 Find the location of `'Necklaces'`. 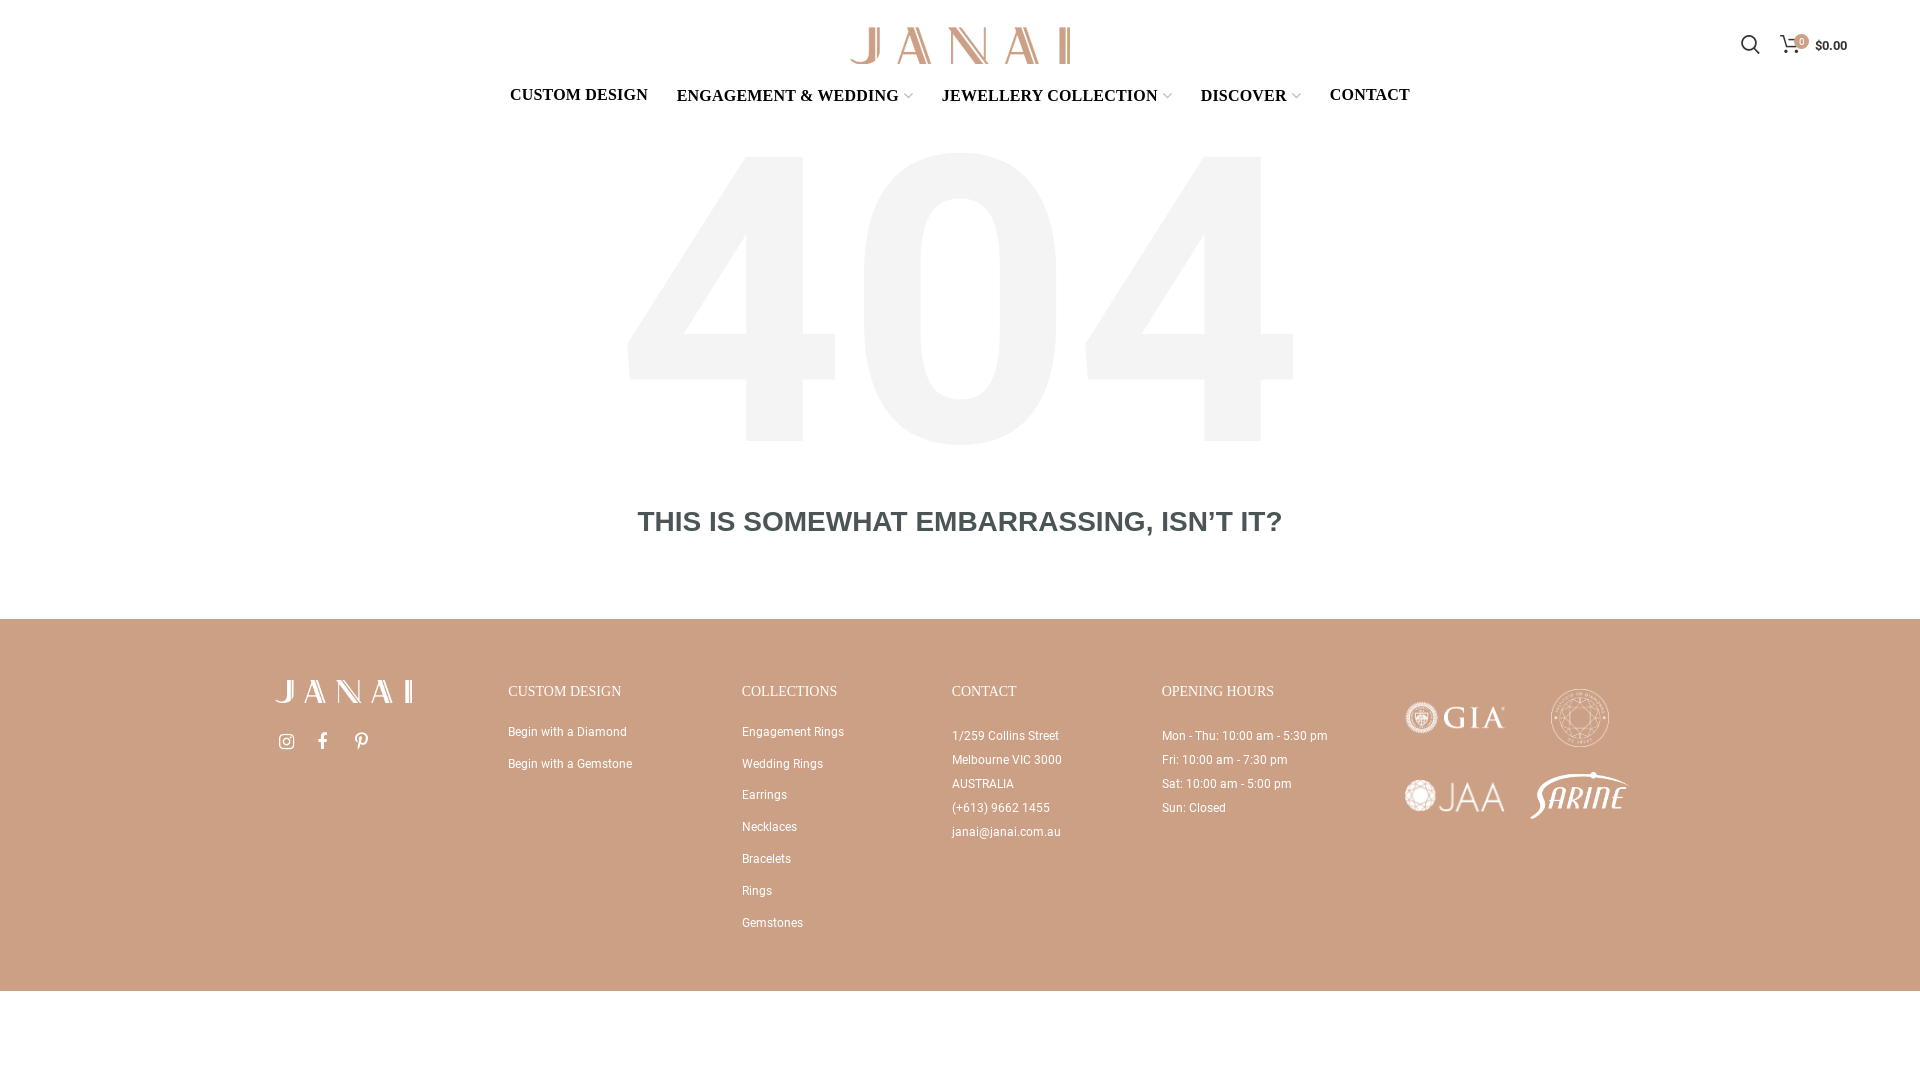

'Necklaces' is located at coordinates (741, 826).